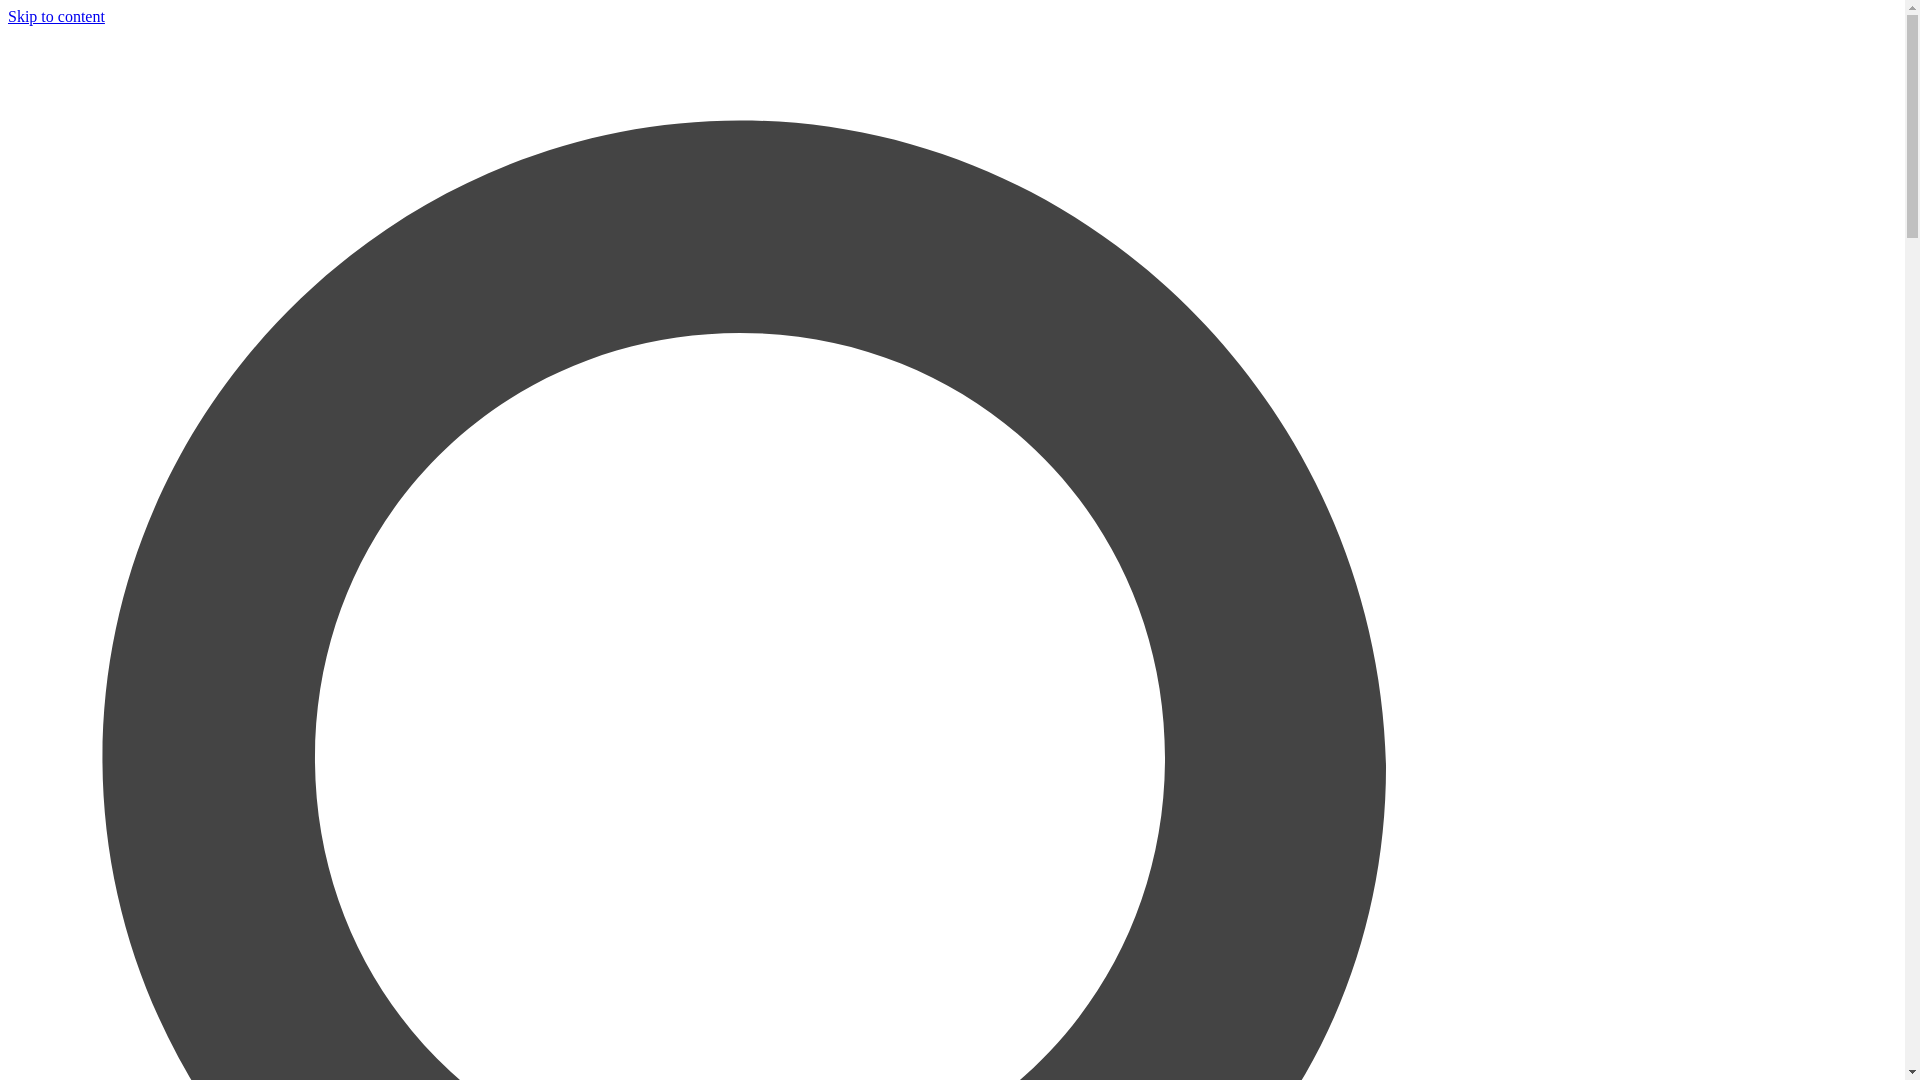 Image resolution: width=1920 pixels, height=1080 pixels. Describe the element at coordinates (56, 16) in the screenshot. I see `'Skip to content'` at that location.